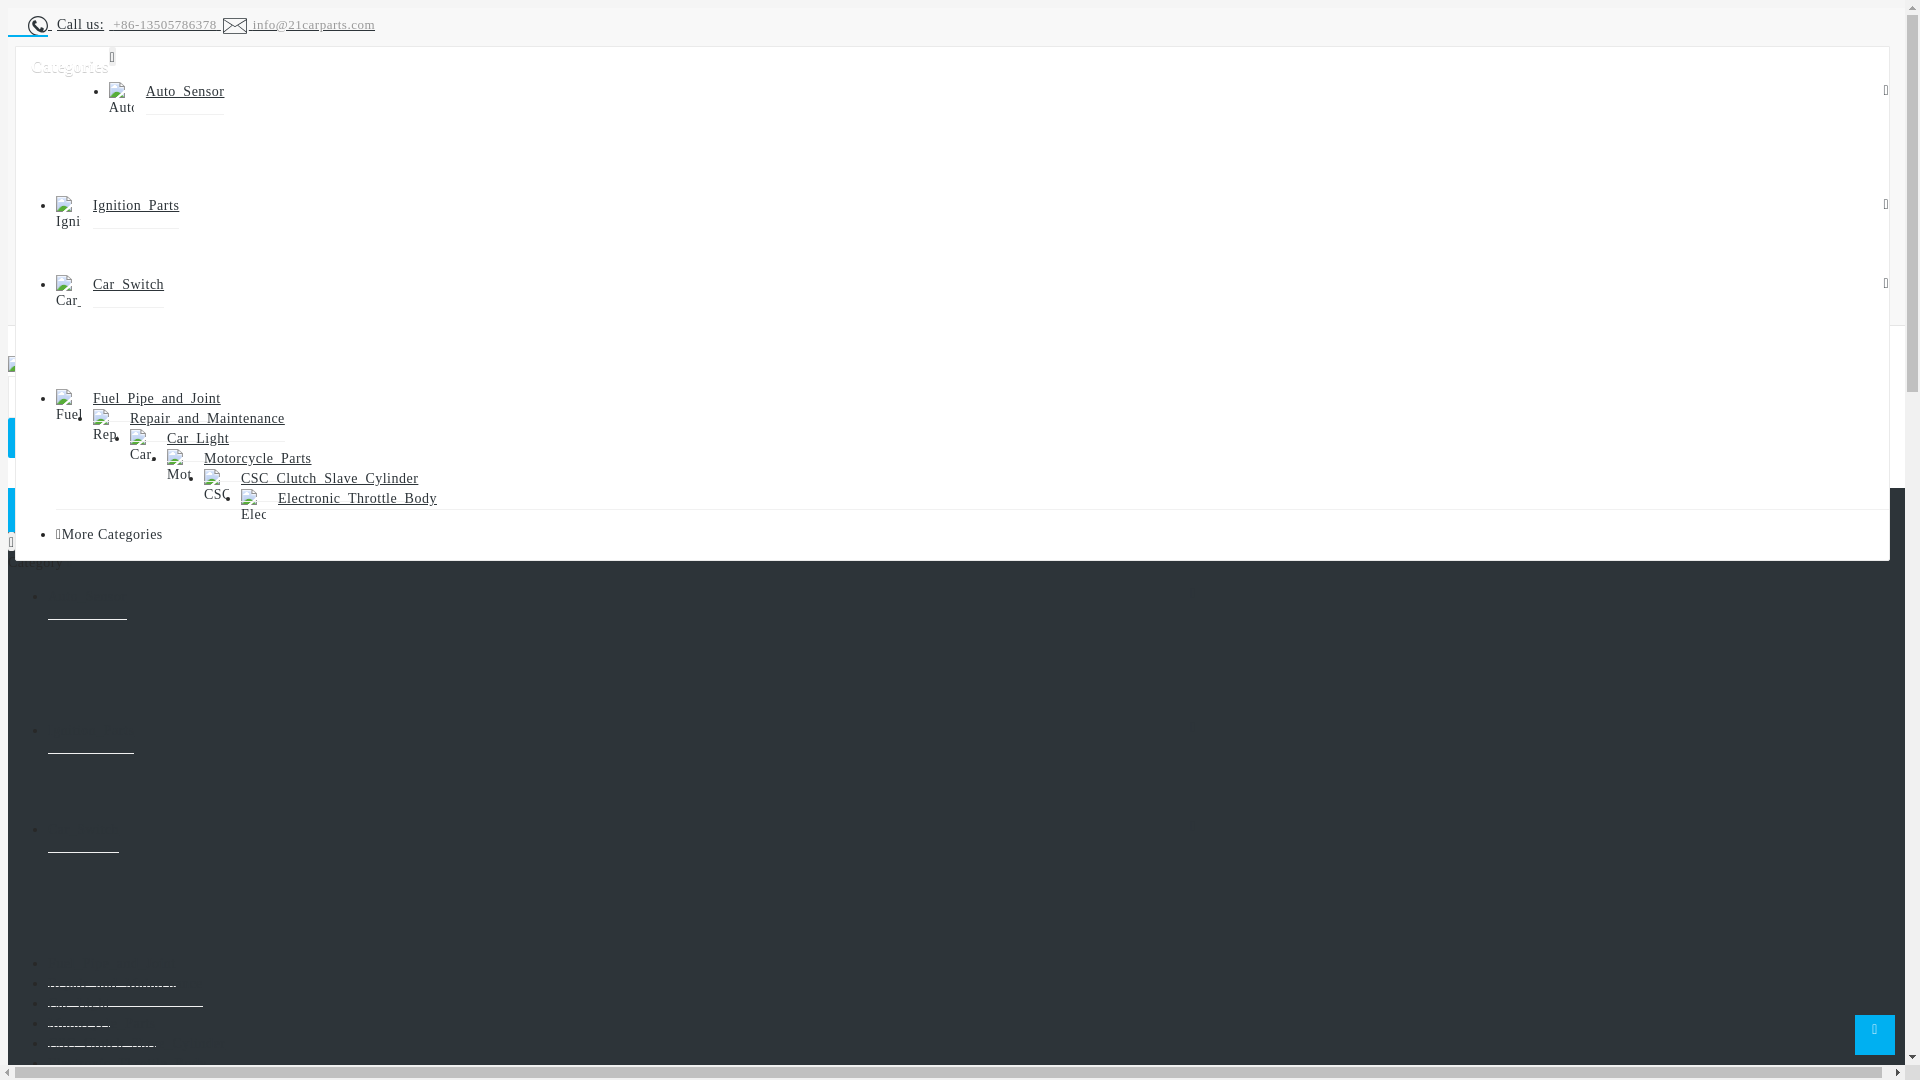 Image resolution: width=1920 pixels, height=1080 pixels. What do you see at coordinates (144, 92) in the screenshot?
I see `'Auto_Sensor'` at bounding box center [144, 92].